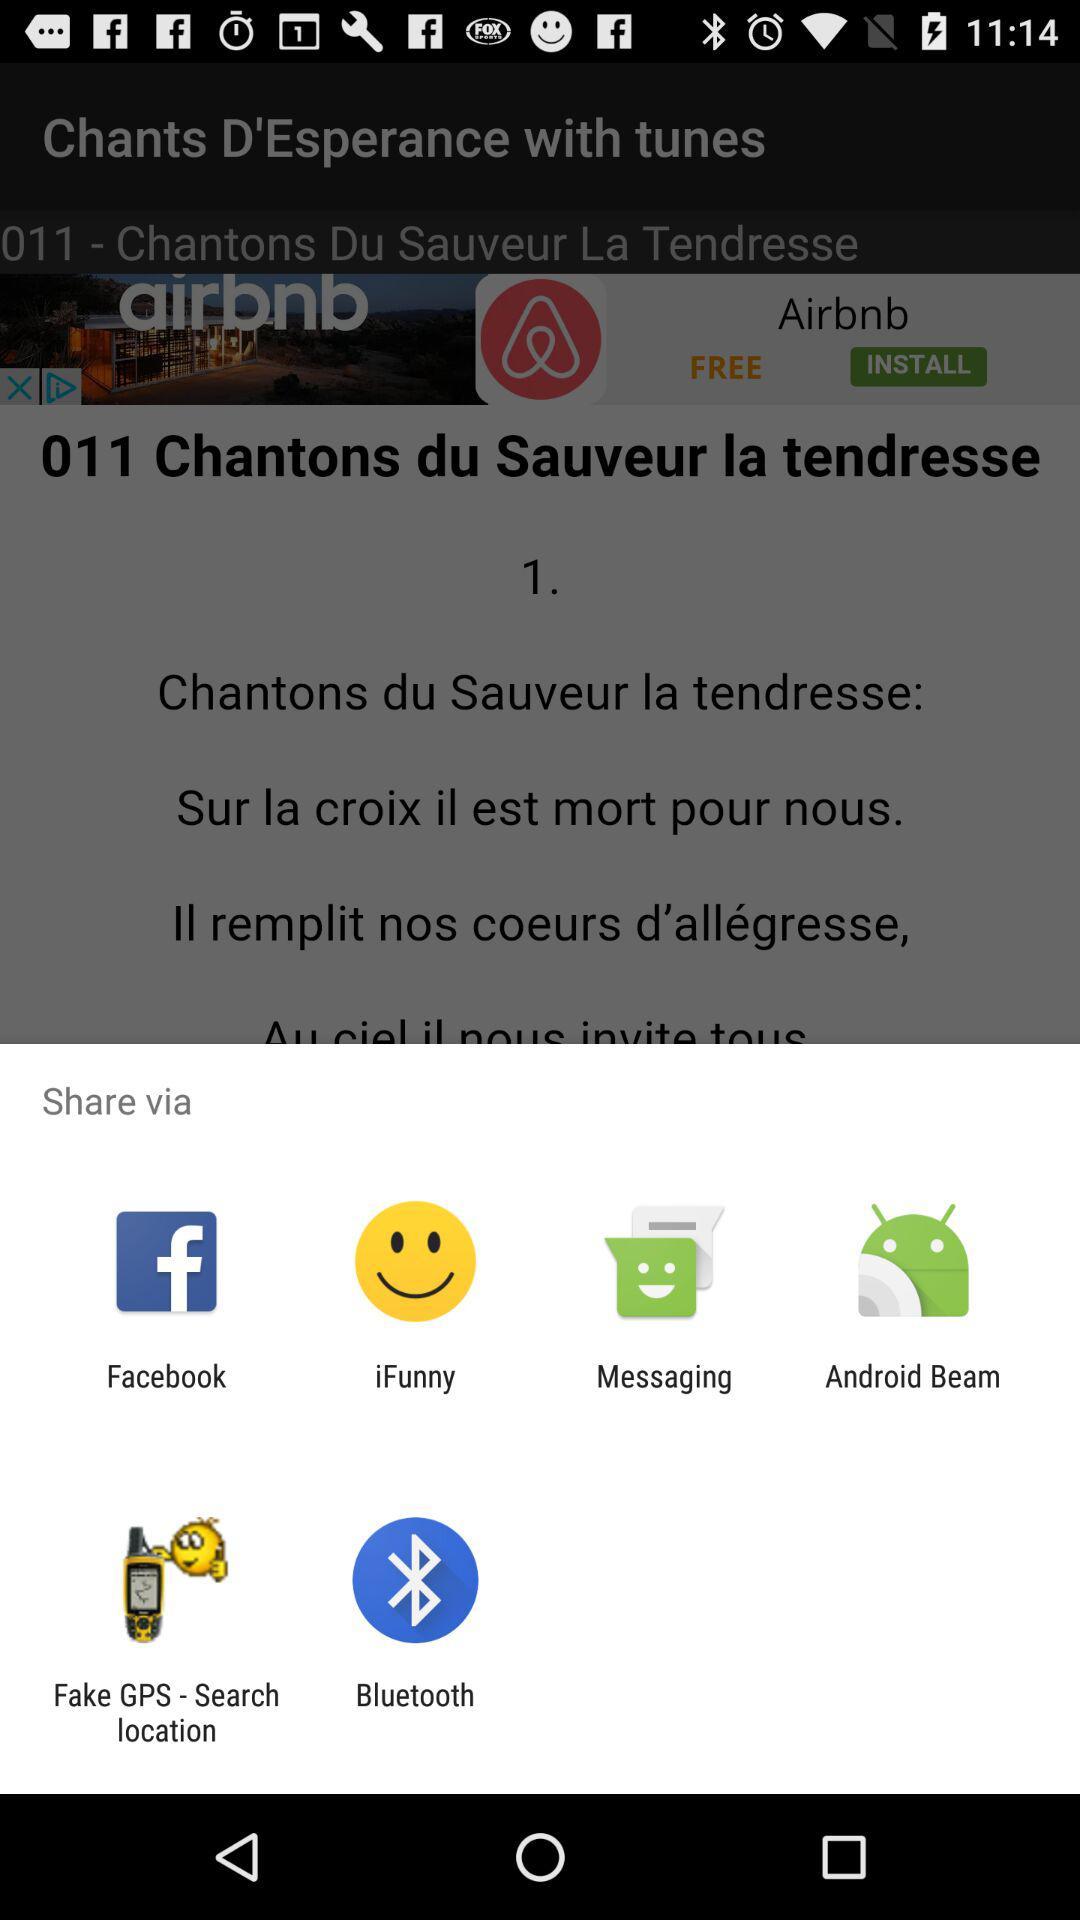  I want to click on the icon to the right of fake gps search item, so click(414, 1711).